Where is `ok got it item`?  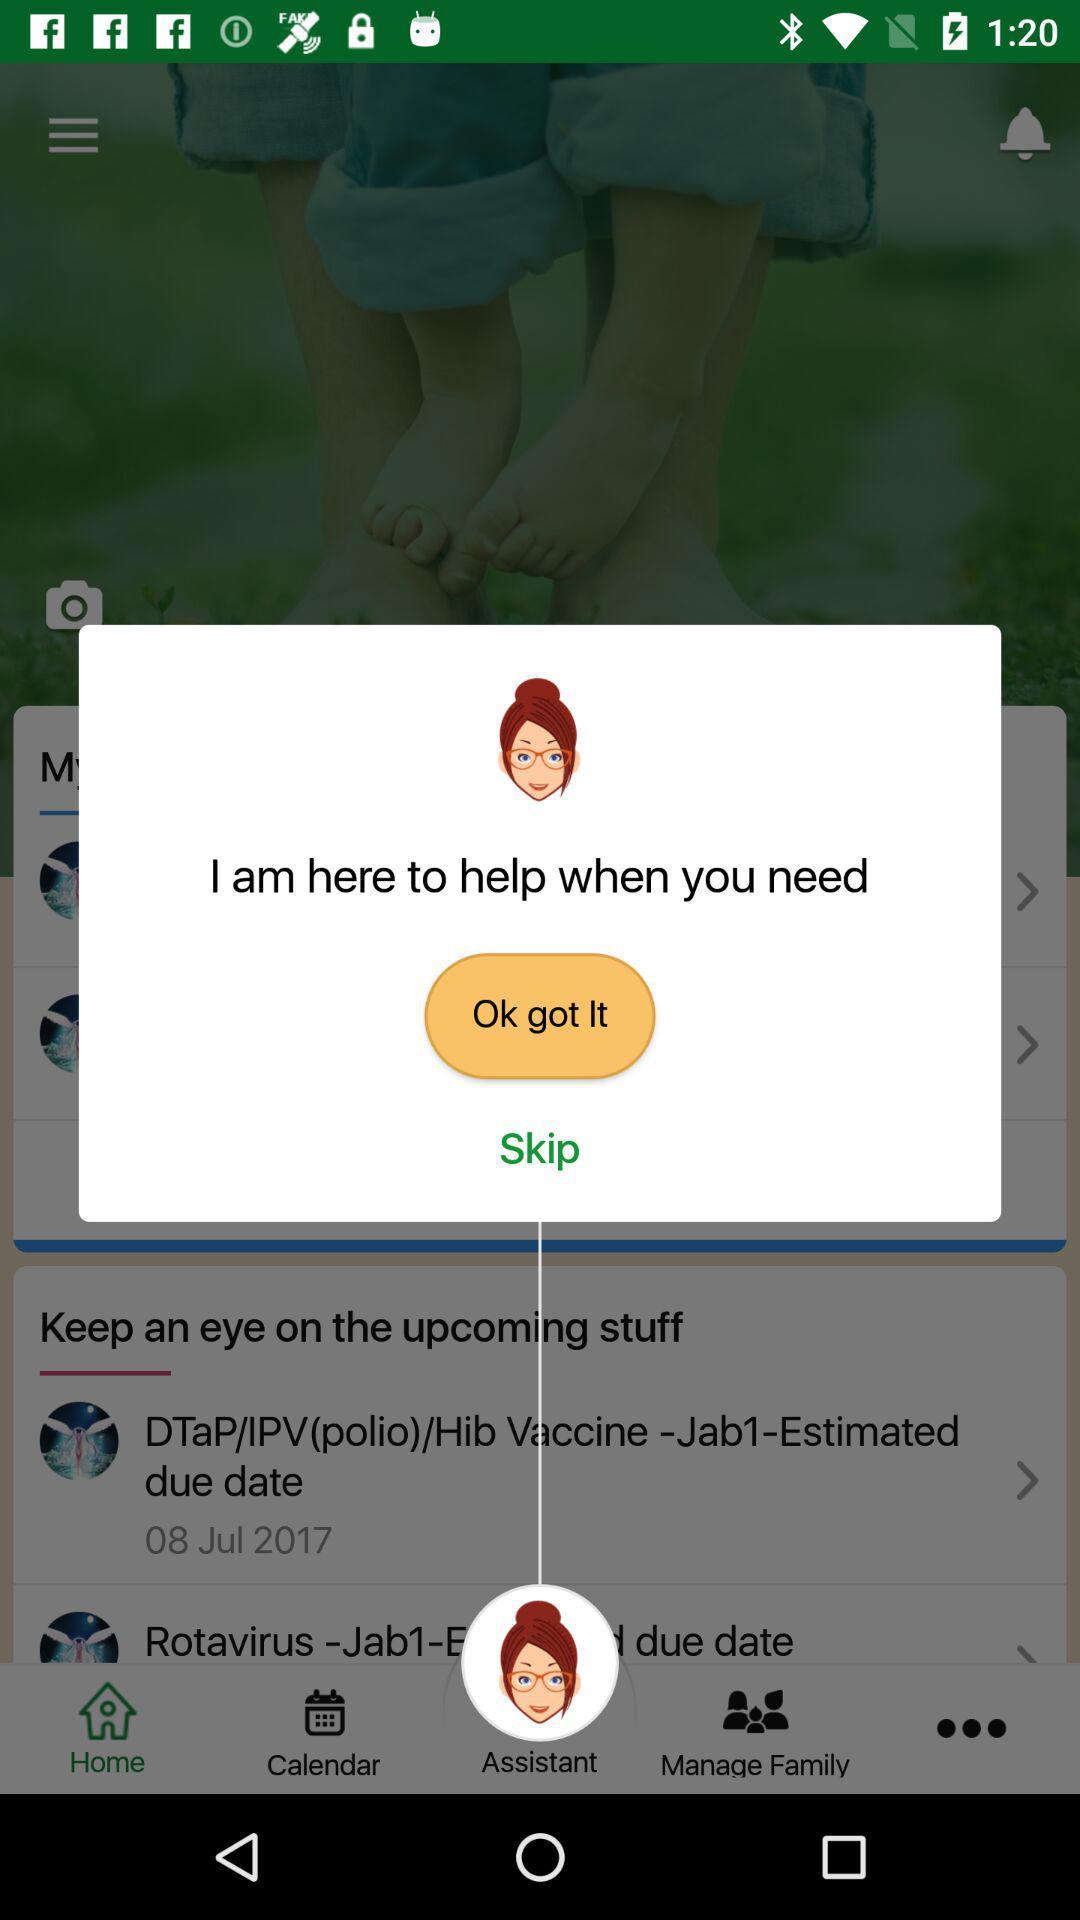
ok got it item is located at coordinates (540, 1016).